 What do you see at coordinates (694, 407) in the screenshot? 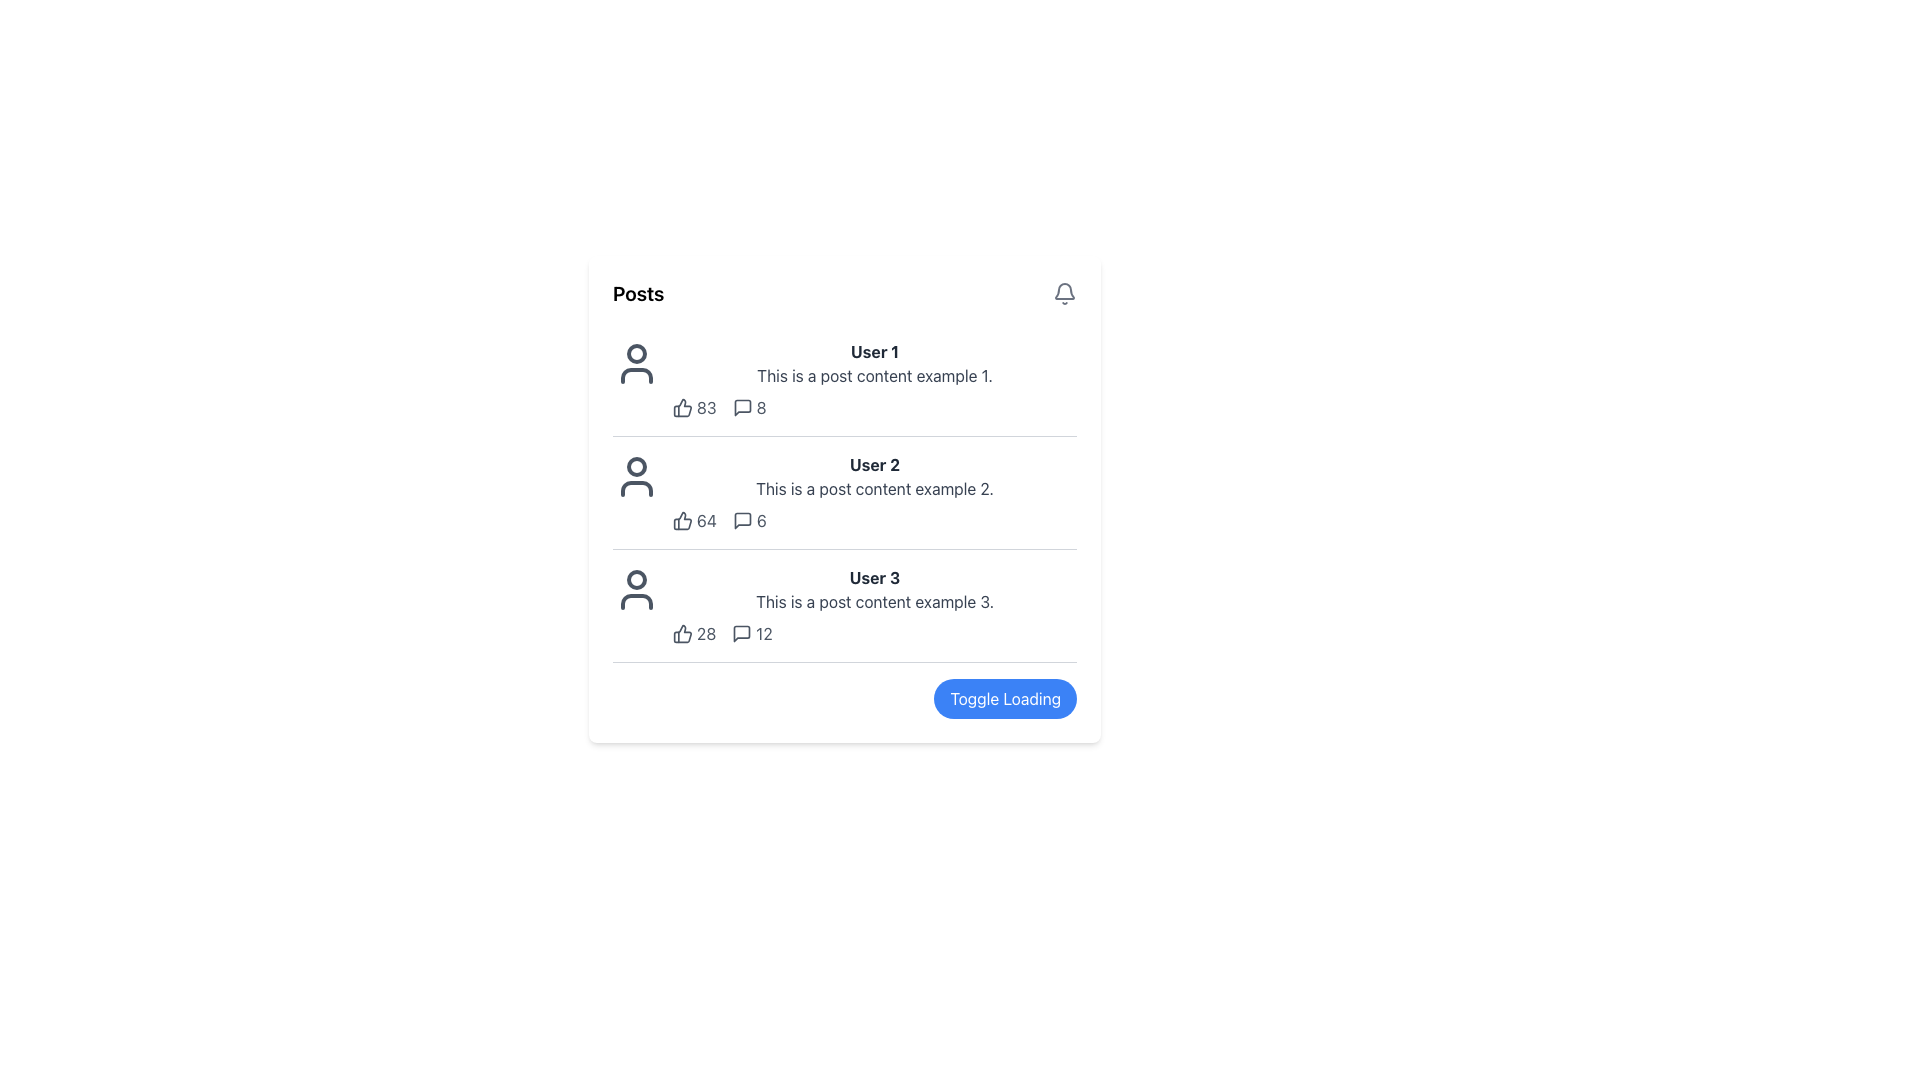
I see `the thumbs-up icon and text combination indicating a metric, which displays the value '83' and is located in the topmost post card, next to an avatar and user name, and above a comment count` at bounding box center [694, 407].